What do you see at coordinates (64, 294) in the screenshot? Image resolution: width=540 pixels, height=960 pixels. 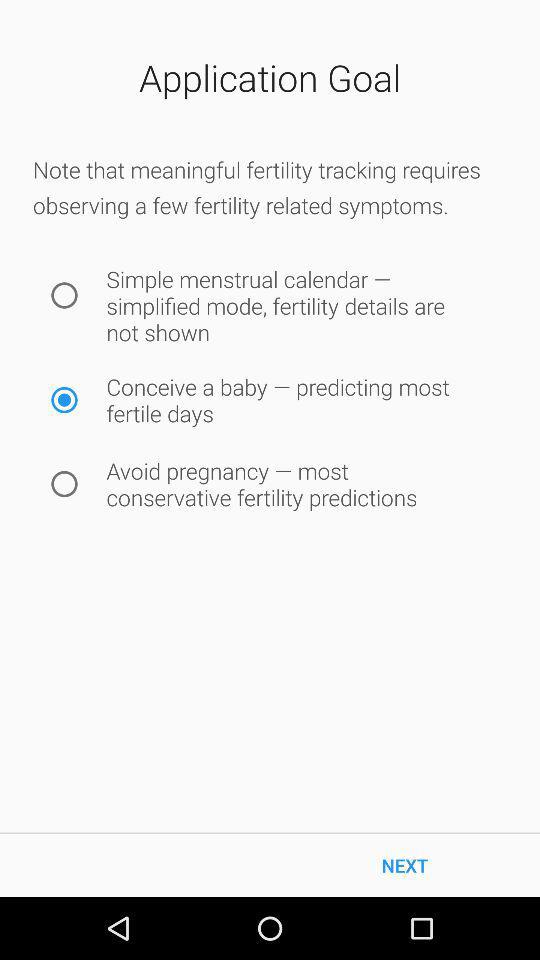 I see `icon to the left of the simple menstrual calendar` at bounding box center [64, 294].